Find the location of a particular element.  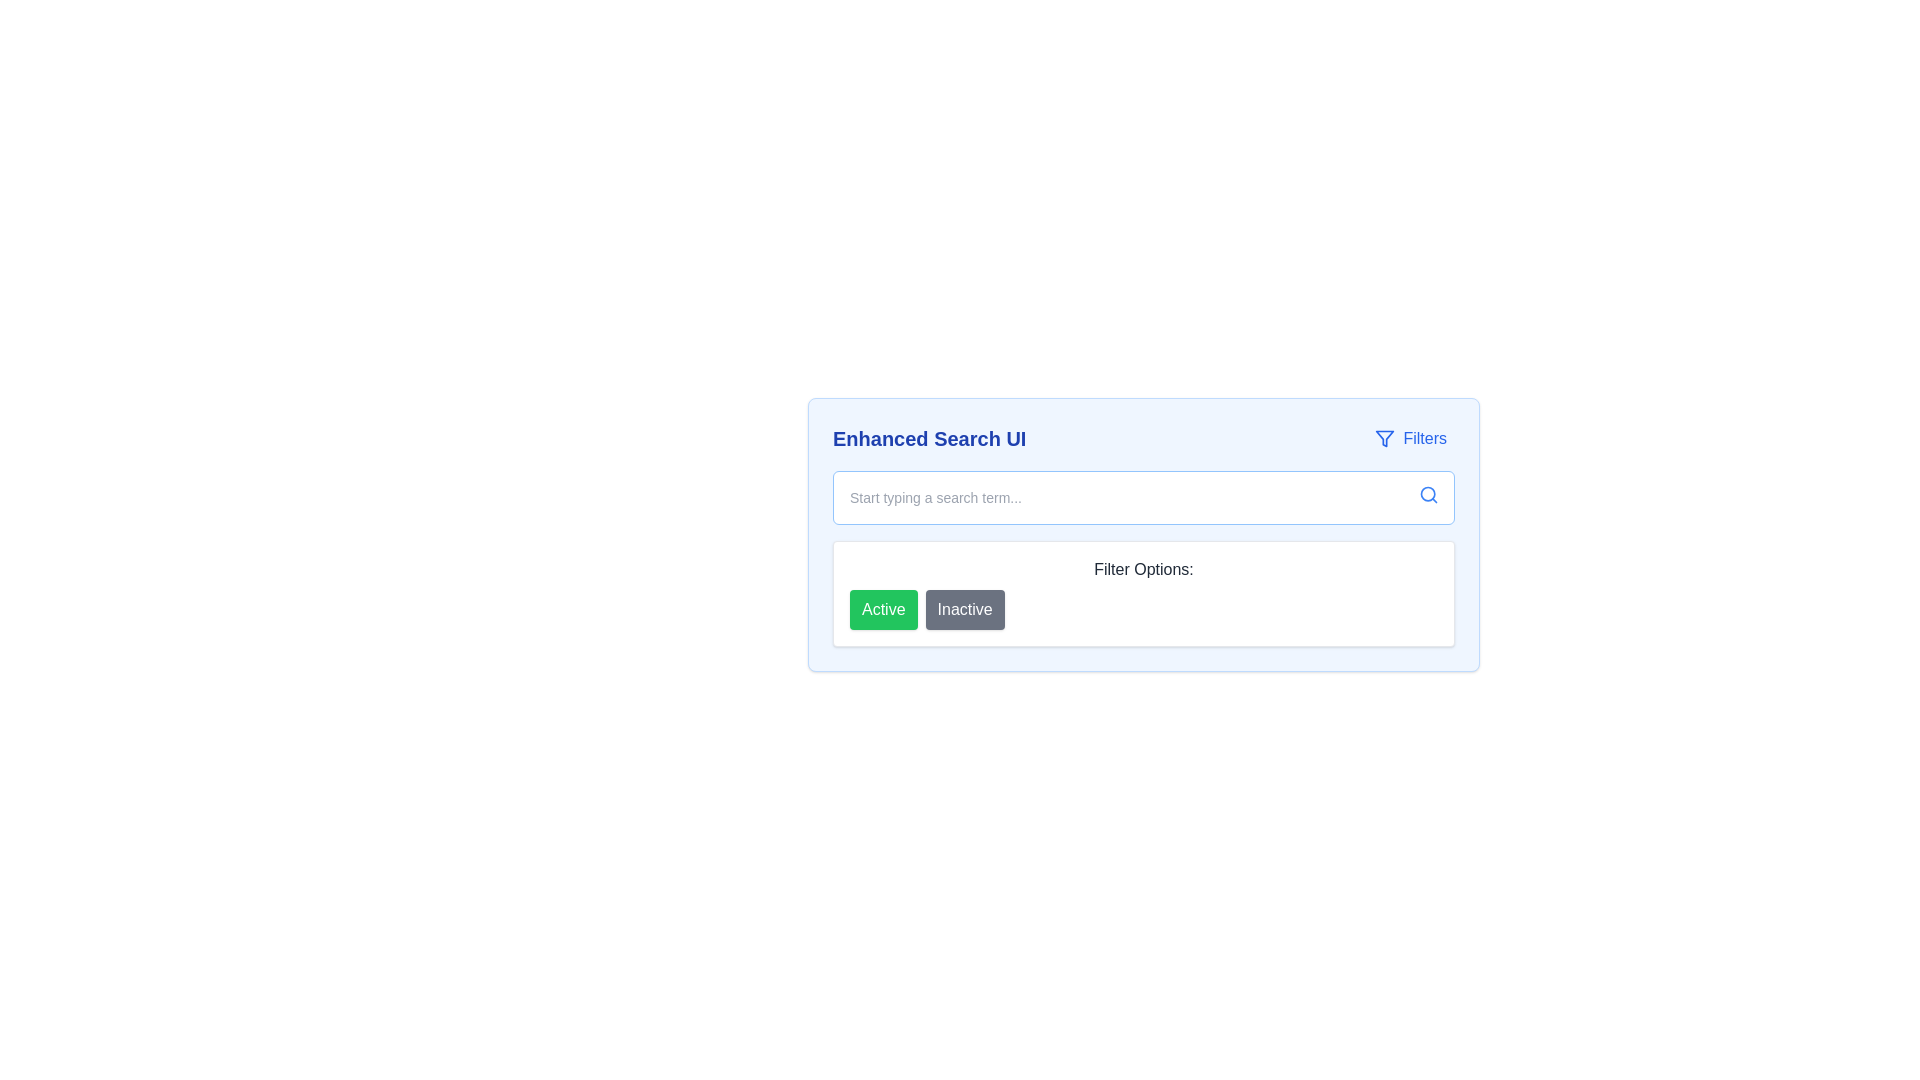

the 'Filter Options:' text label, which is prominently displayed above the 'Active' and 'Inactive' buttons, styled with a medium font weight and gray color is located at coordinates (1143, 570).